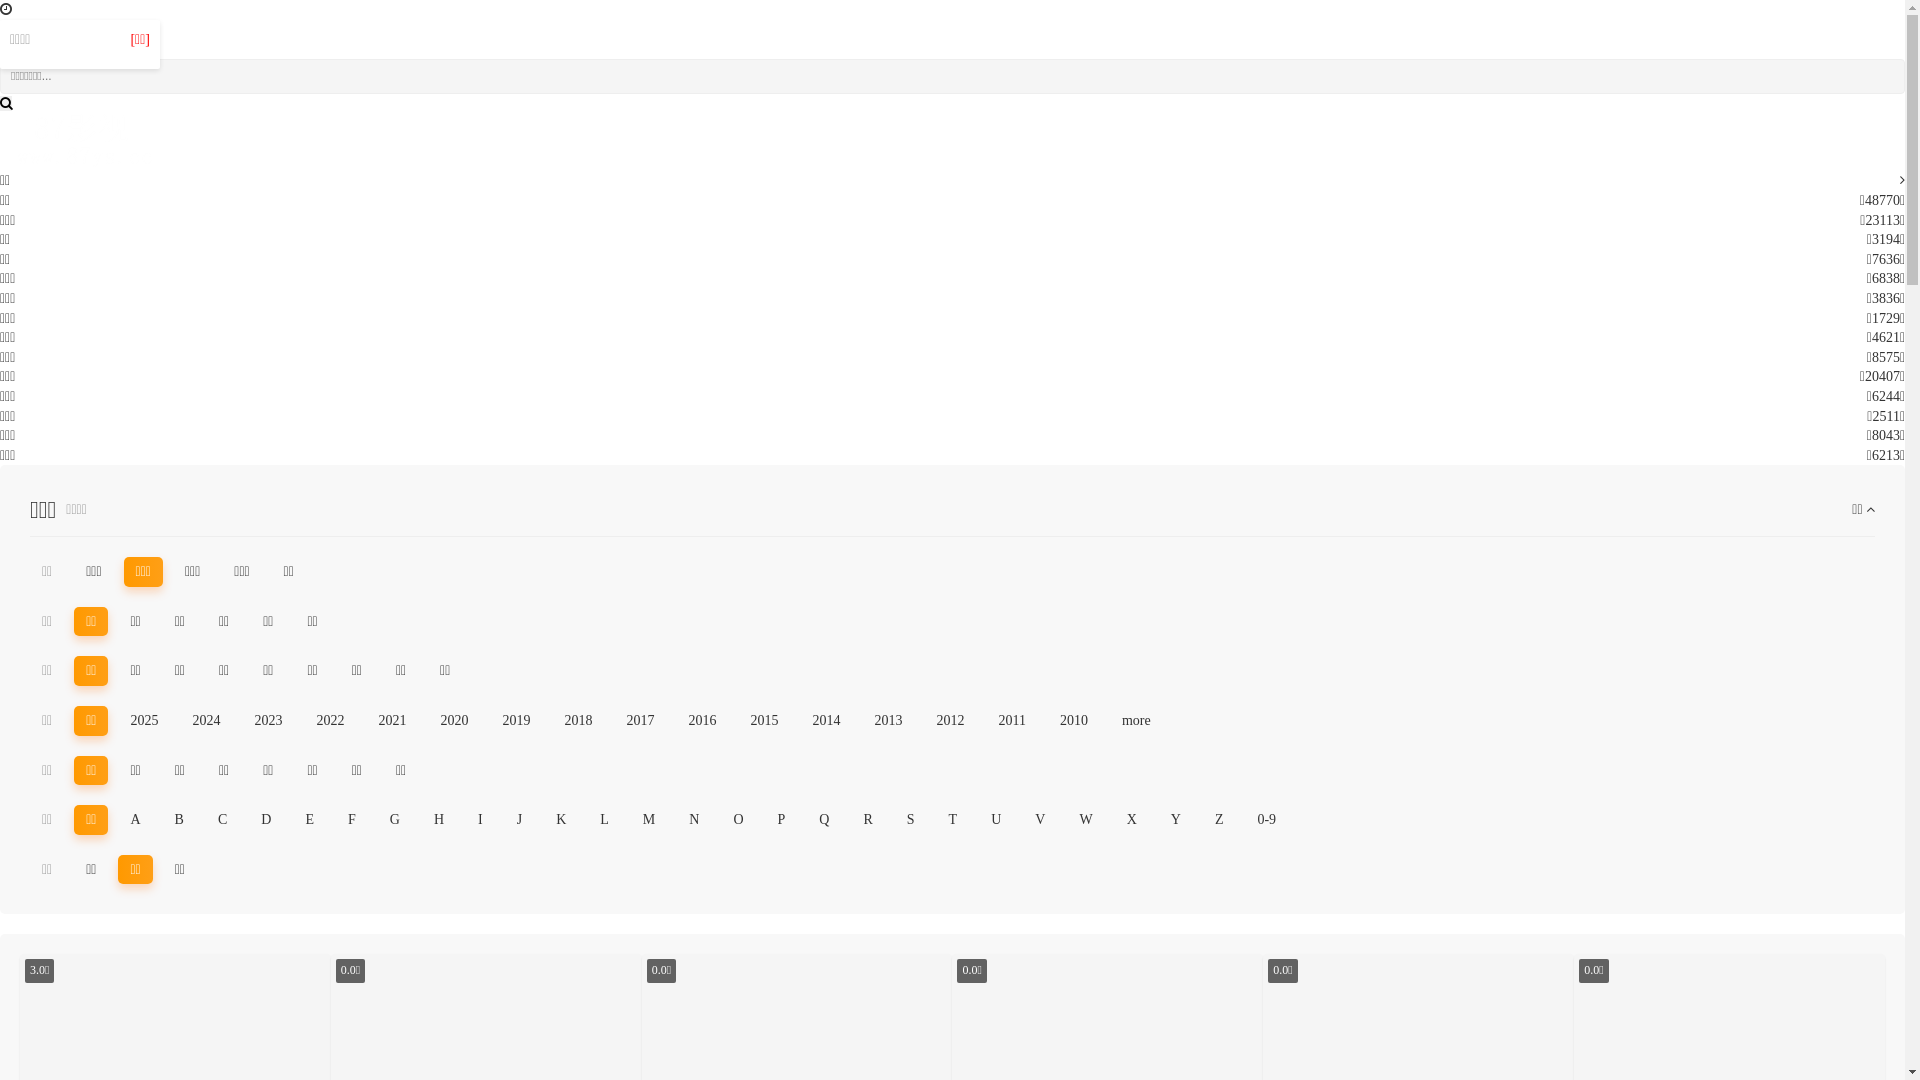 The image size is (1920, 1080). I want to click on 'J', so click(519, 820).